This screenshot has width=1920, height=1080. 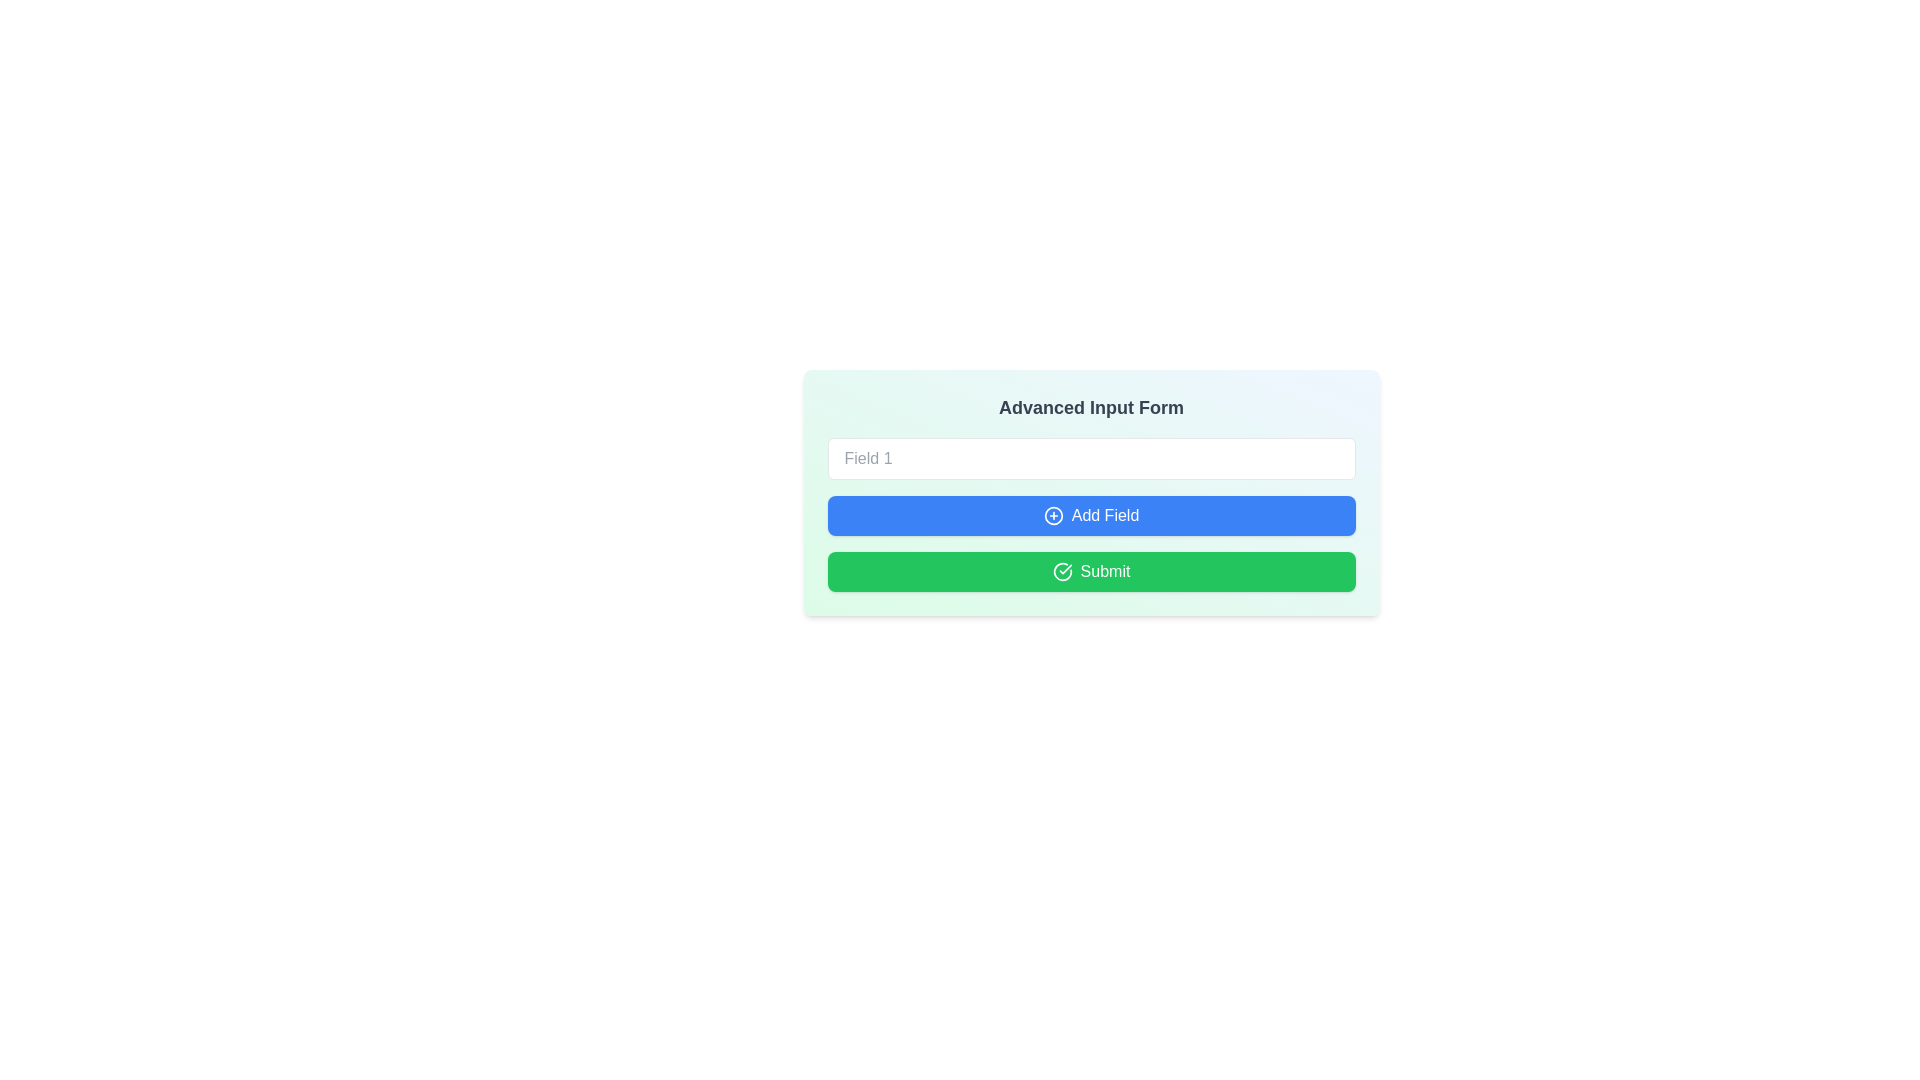 What do you see at coordinates (1090, 459) in the screenshot?
I see `to select text in the 'Field 1' input field, which is a horizontally-aligned text input with rounded corners and a placeholder at the top of the form` at bounding box center [1090, 459].